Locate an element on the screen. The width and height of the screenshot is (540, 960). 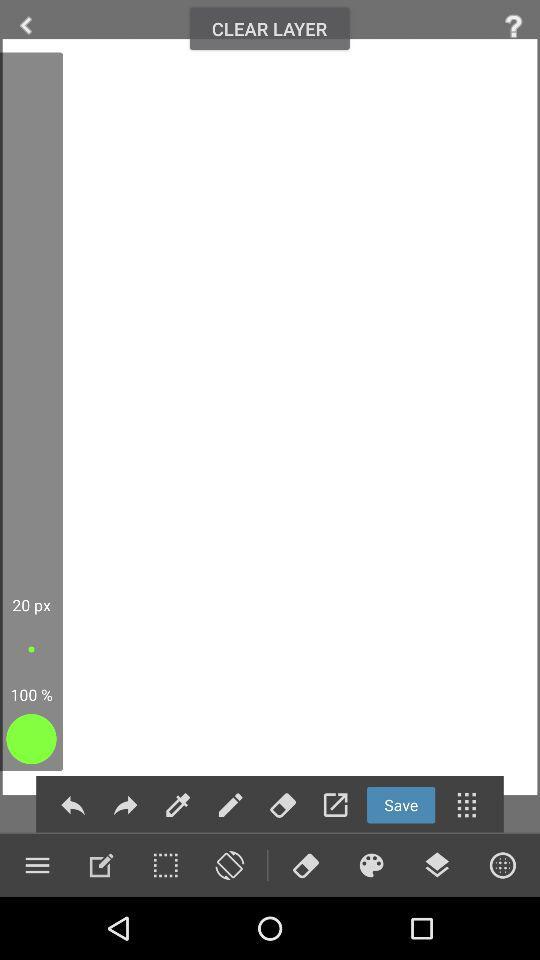
arrow to go back is located at coordinates (25, 25).